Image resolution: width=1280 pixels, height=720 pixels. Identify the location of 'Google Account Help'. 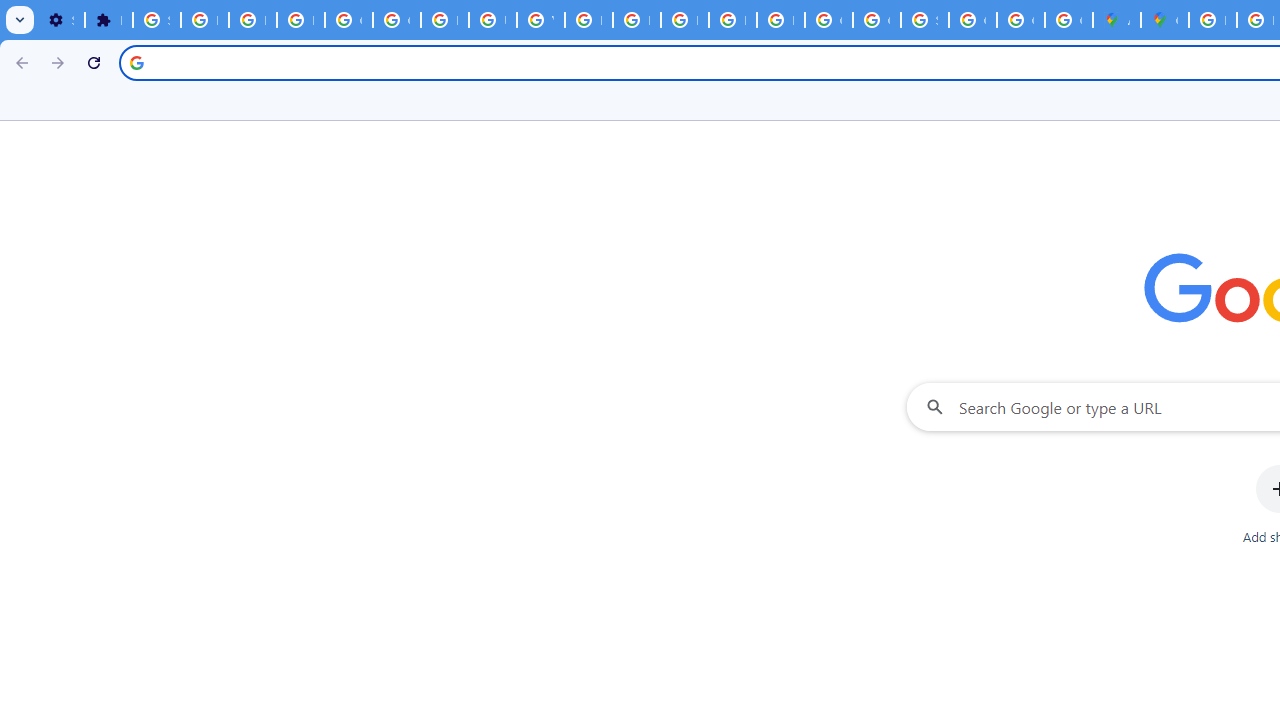
(348, 20).